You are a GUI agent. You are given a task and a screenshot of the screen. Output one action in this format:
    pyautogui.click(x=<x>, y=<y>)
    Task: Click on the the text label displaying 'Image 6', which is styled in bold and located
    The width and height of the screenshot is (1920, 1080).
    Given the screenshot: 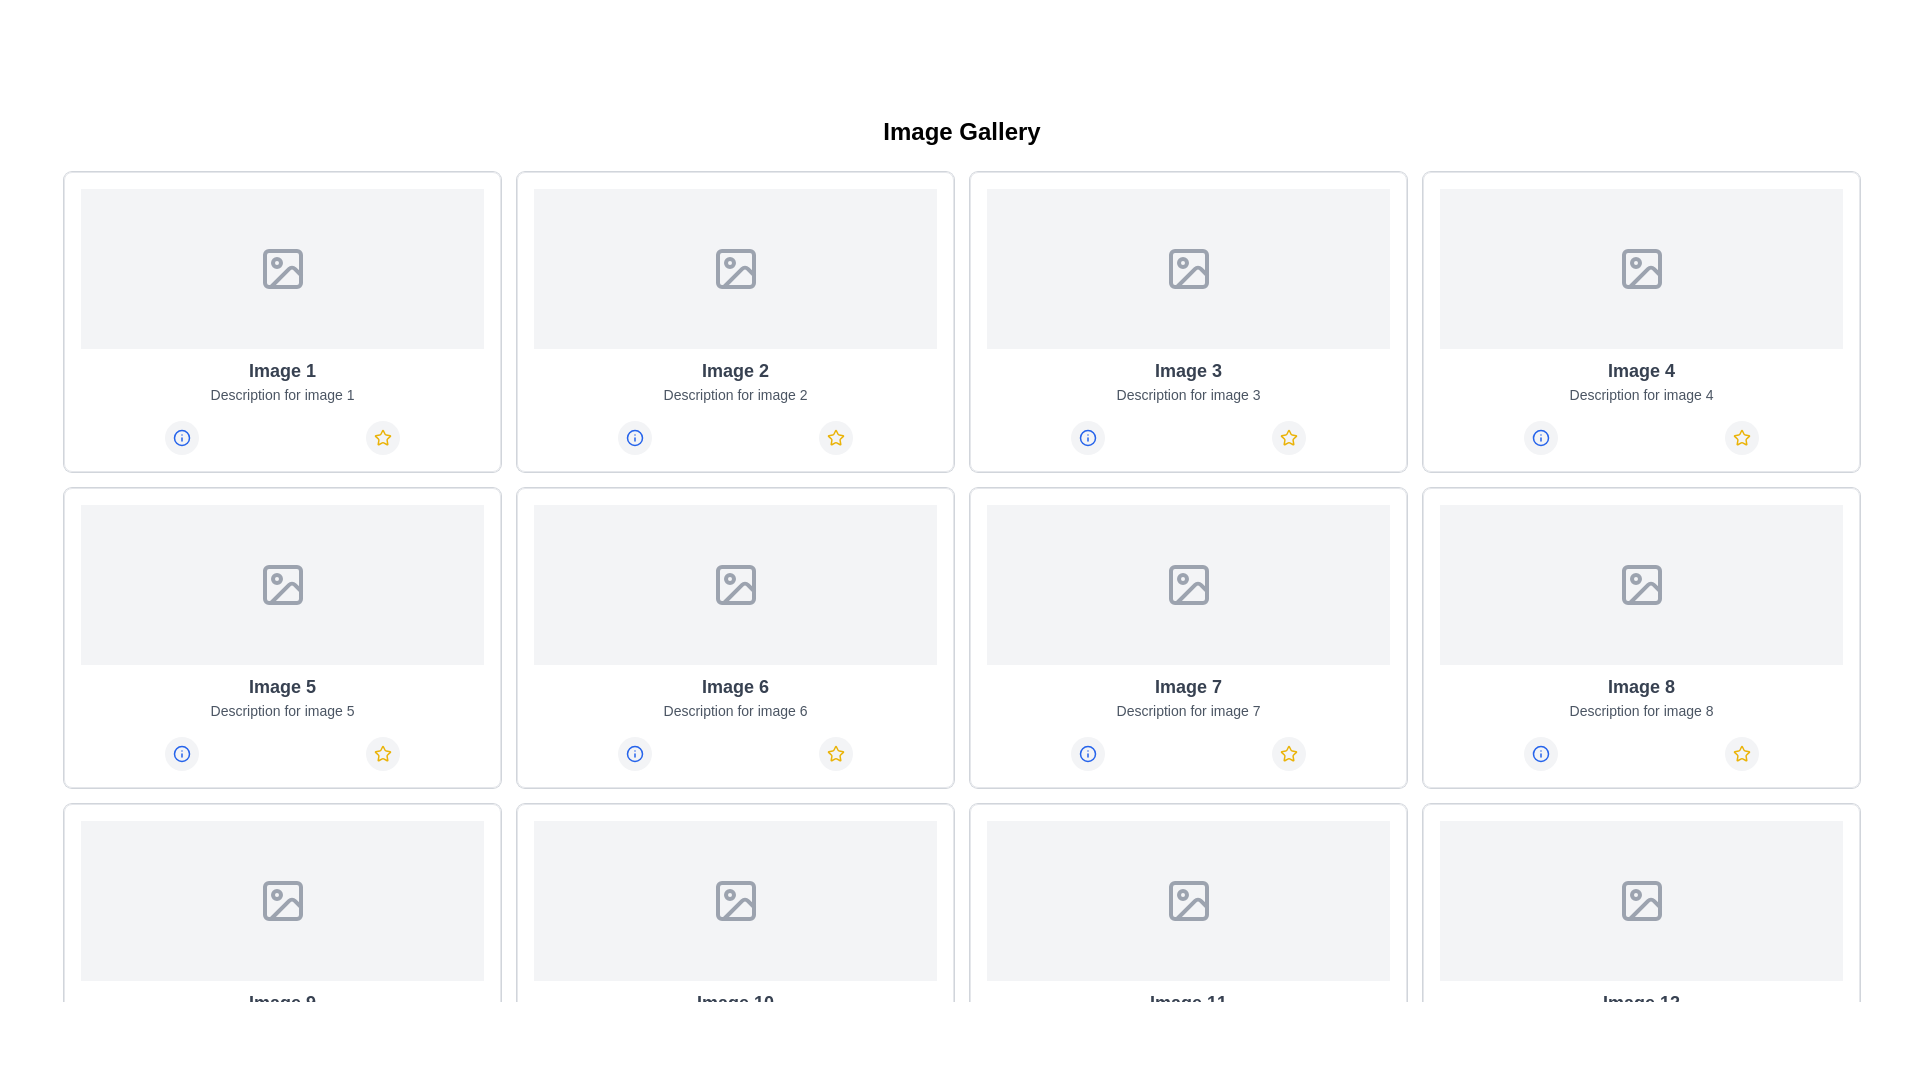 What is the action you would take?
    pyautogui.click(x=734, y=685)
    